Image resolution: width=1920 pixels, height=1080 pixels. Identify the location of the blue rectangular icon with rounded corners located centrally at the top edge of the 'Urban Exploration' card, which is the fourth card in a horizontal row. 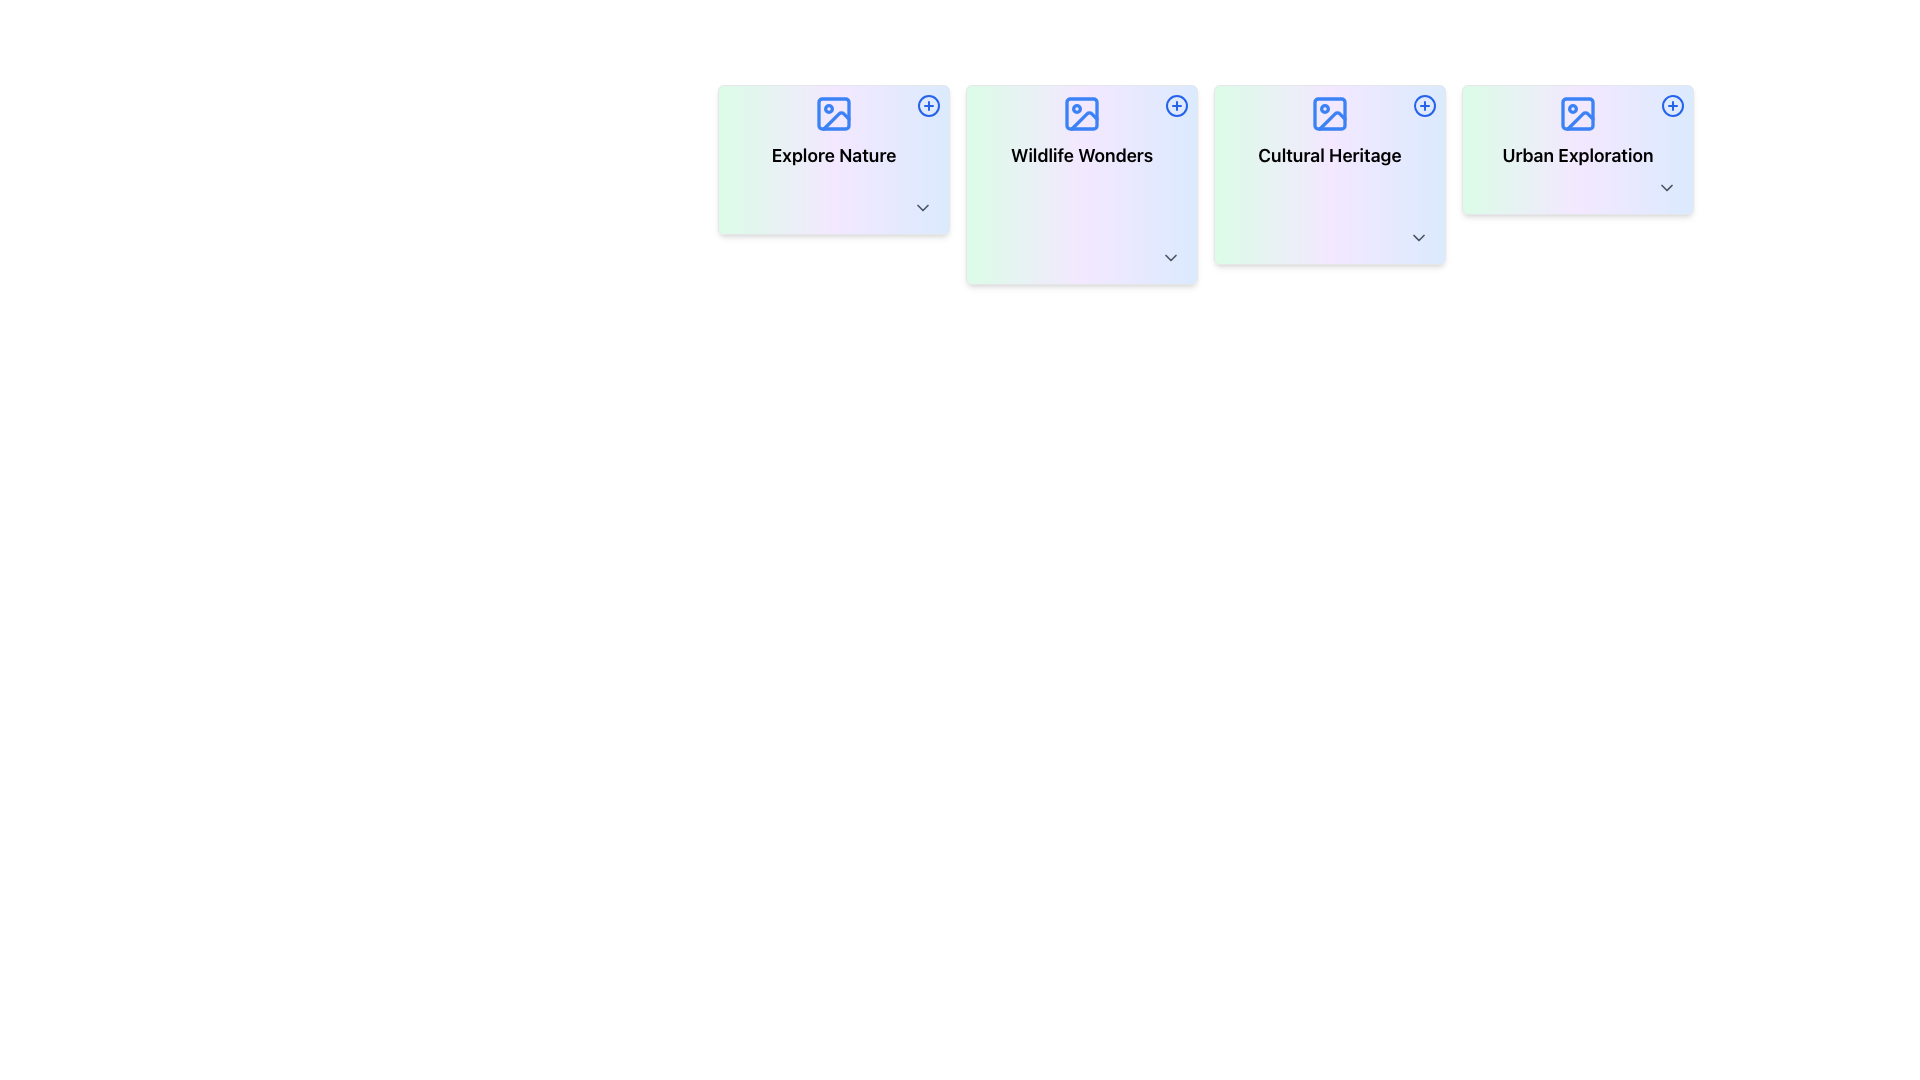
(1577, 114).